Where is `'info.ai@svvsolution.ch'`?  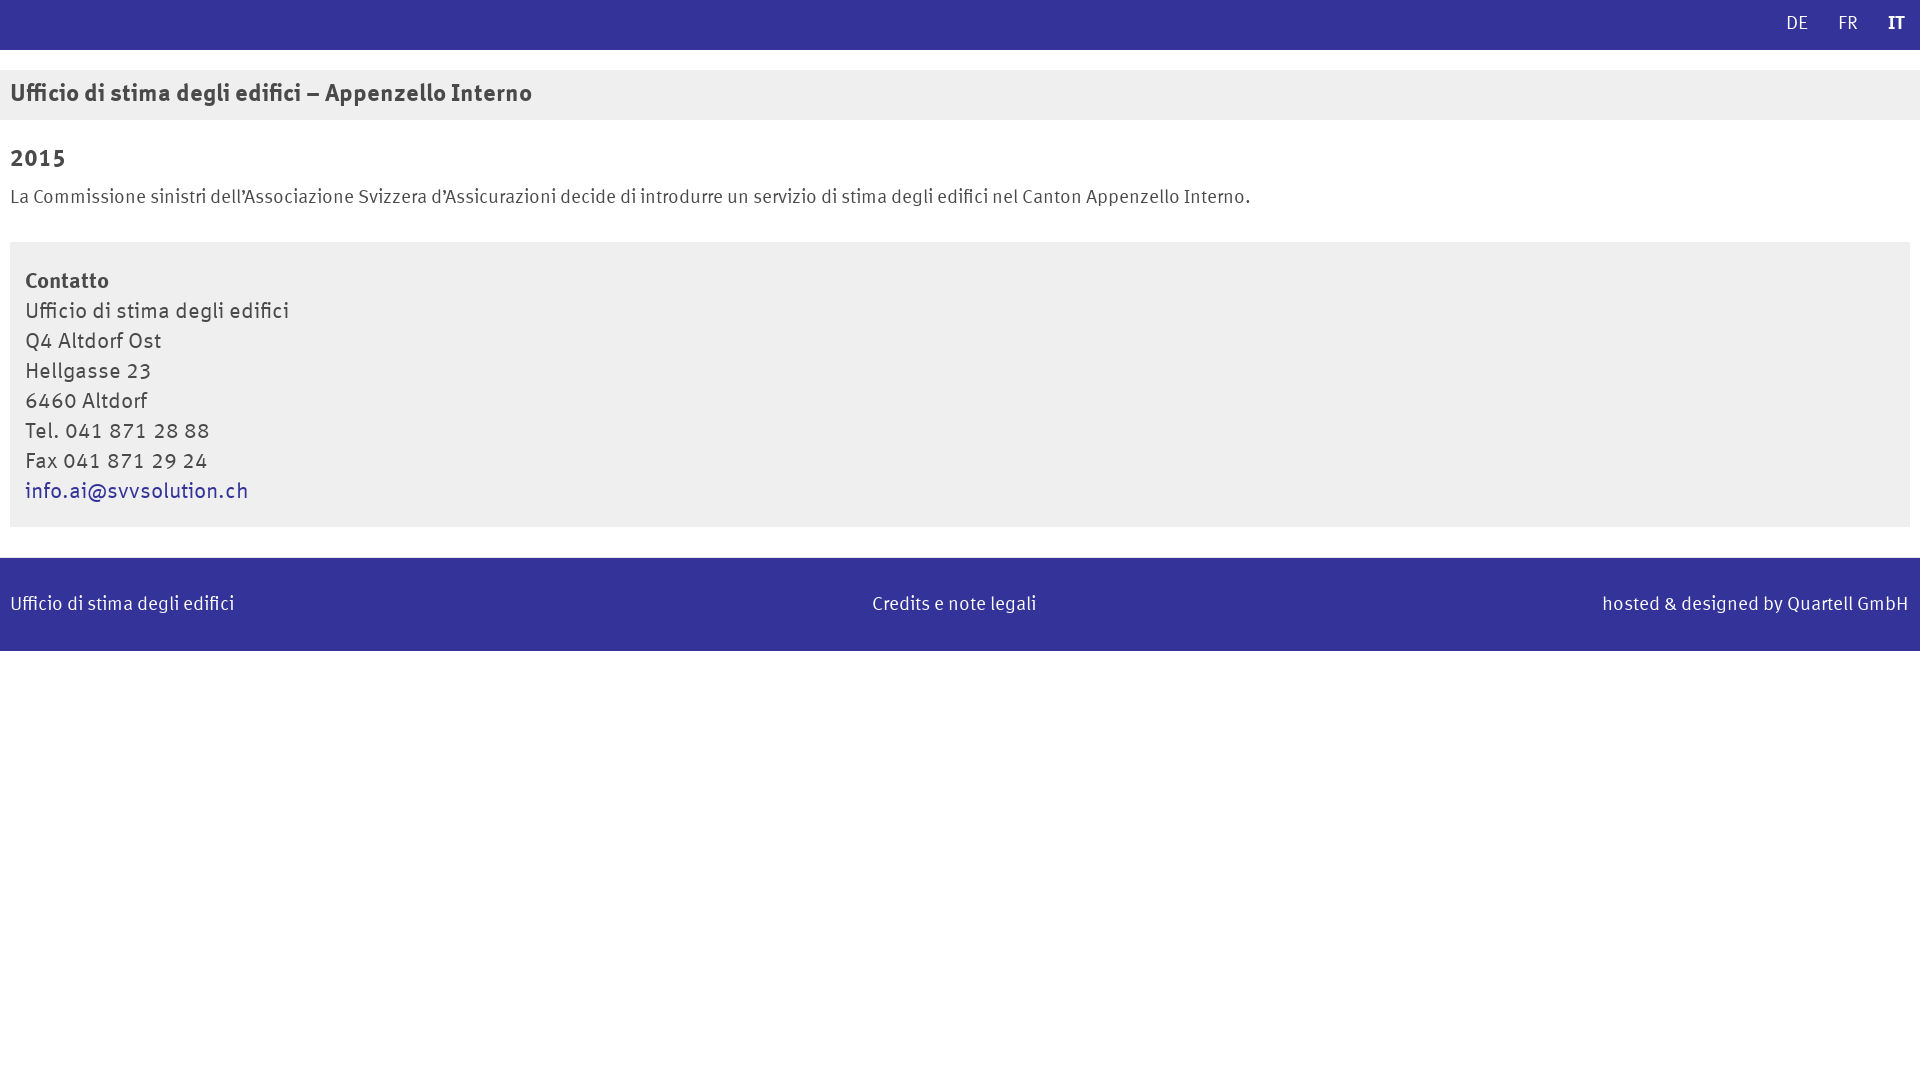 'info.ai@svvsolution.ch' is located at coordinates (136, 492).